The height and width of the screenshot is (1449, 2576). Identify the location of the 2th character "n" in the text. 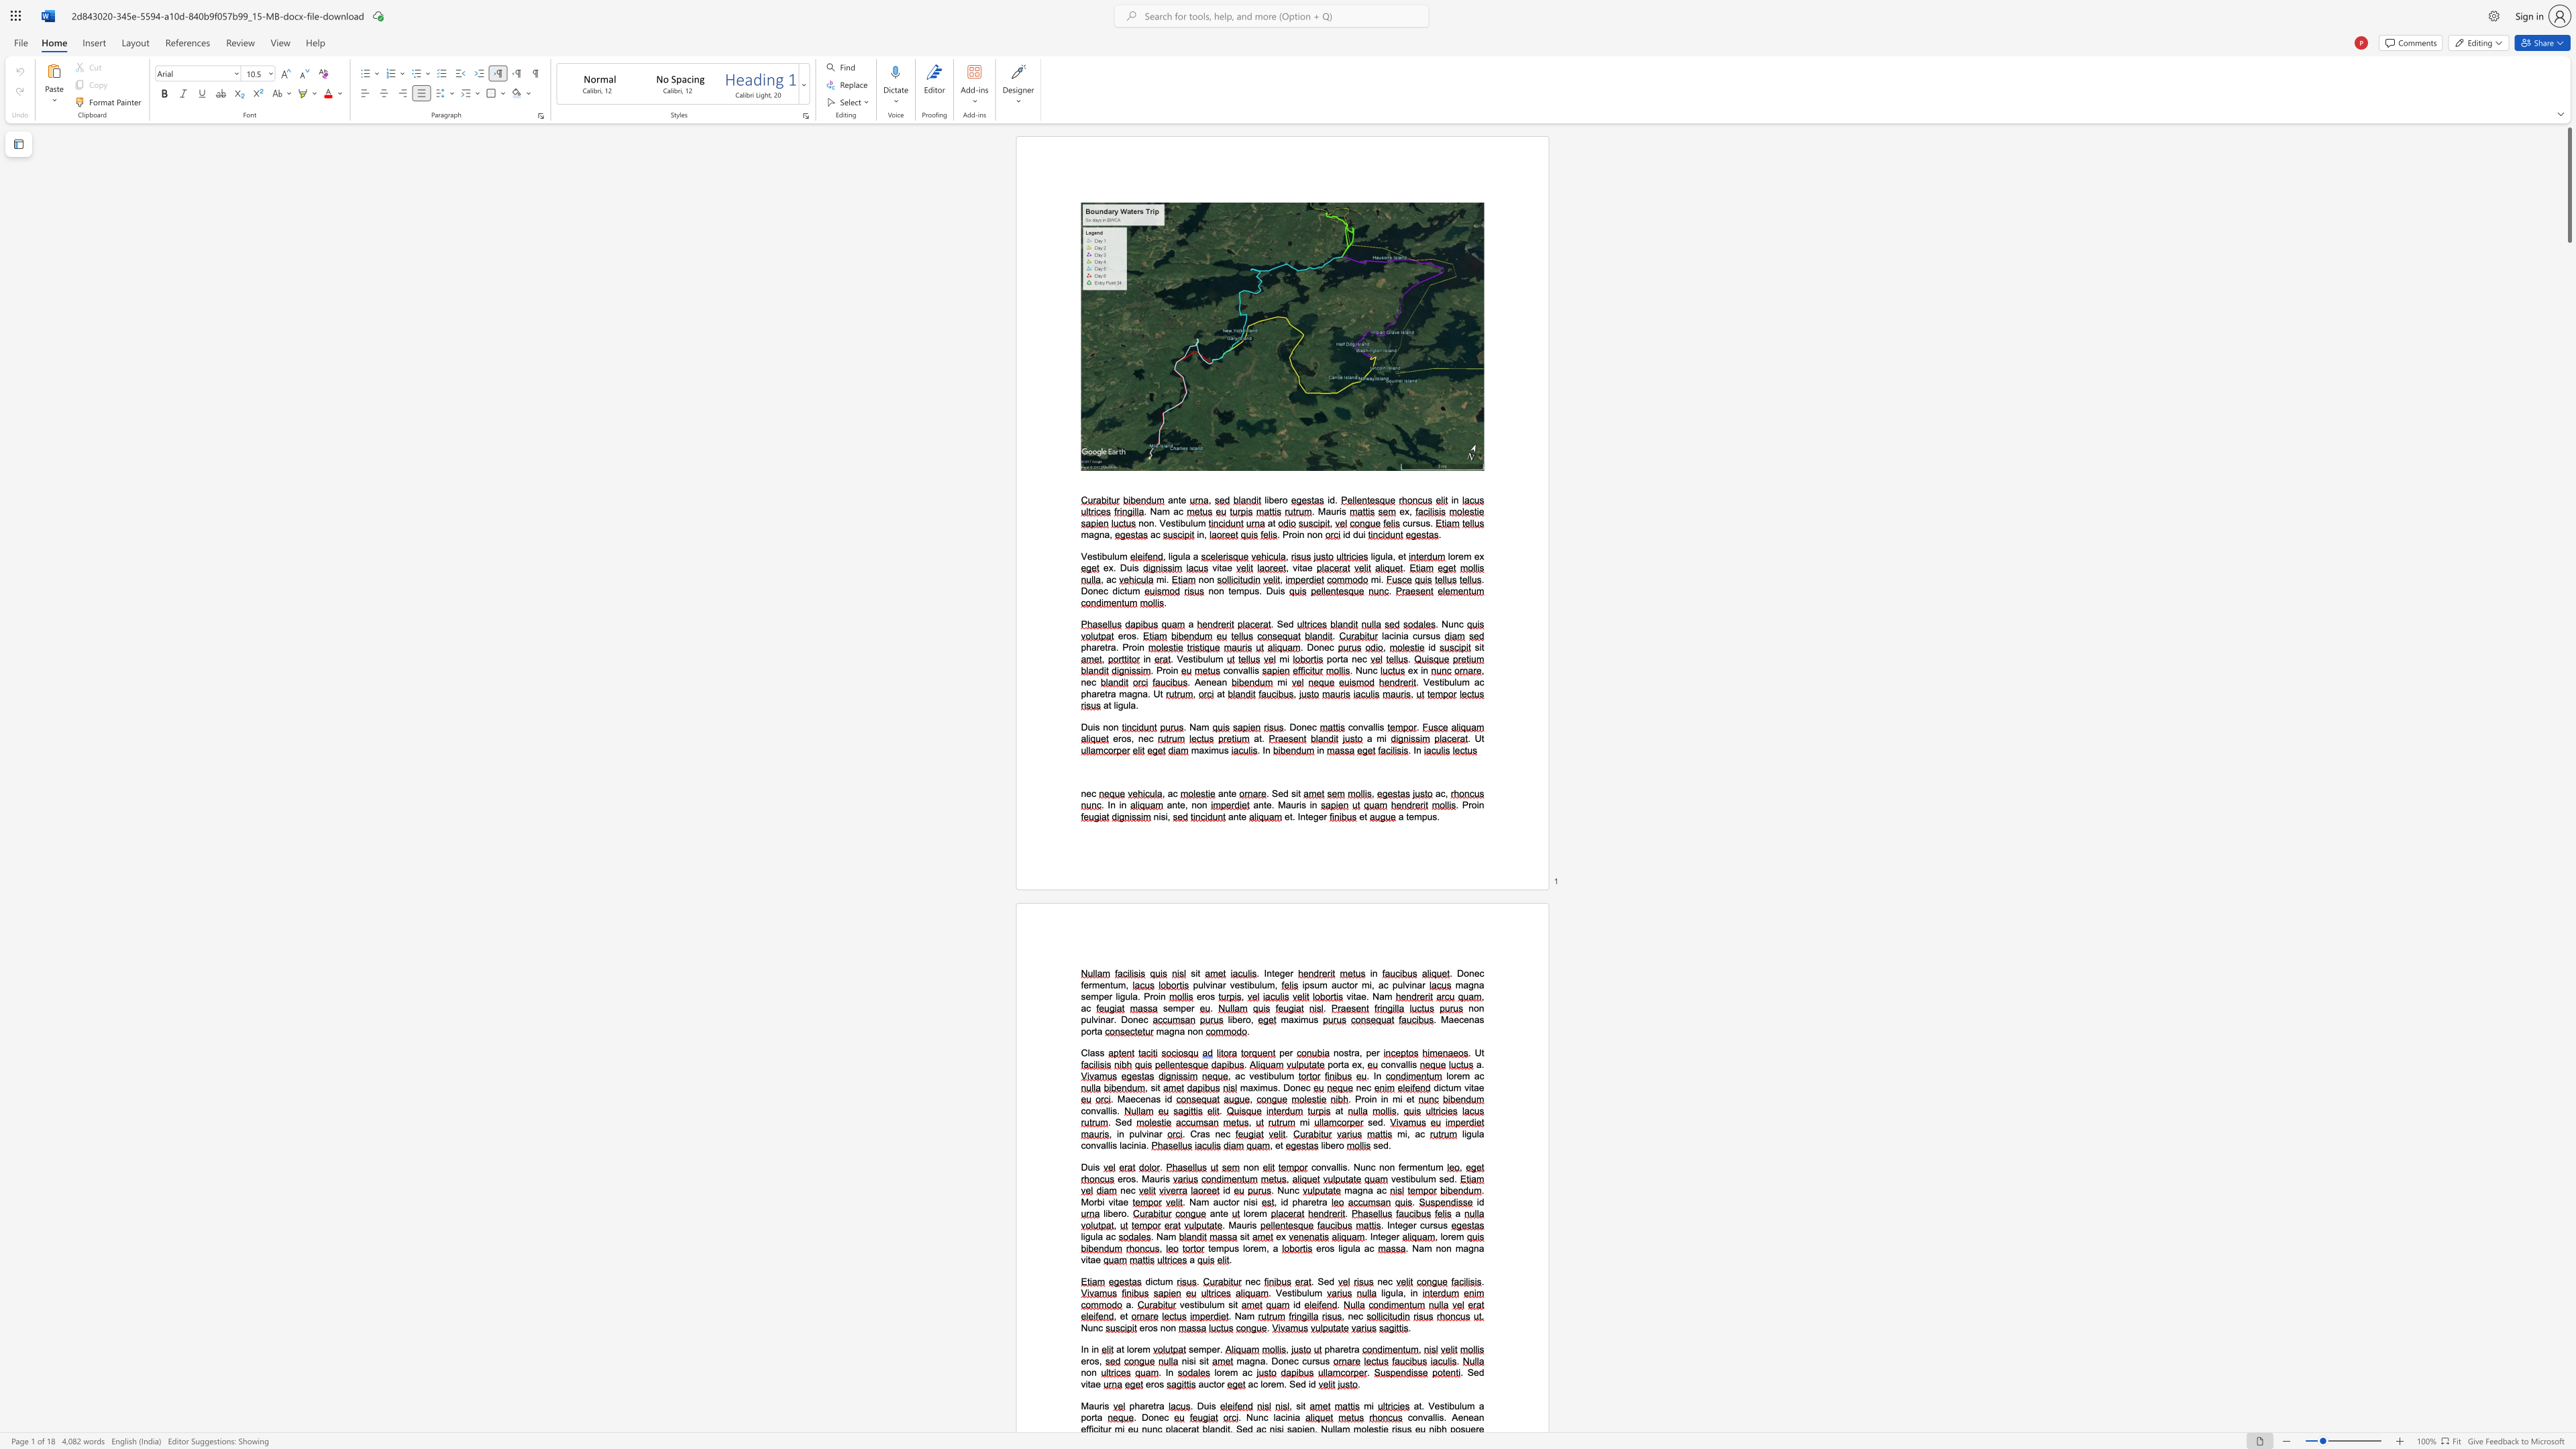
(1150, 1133).